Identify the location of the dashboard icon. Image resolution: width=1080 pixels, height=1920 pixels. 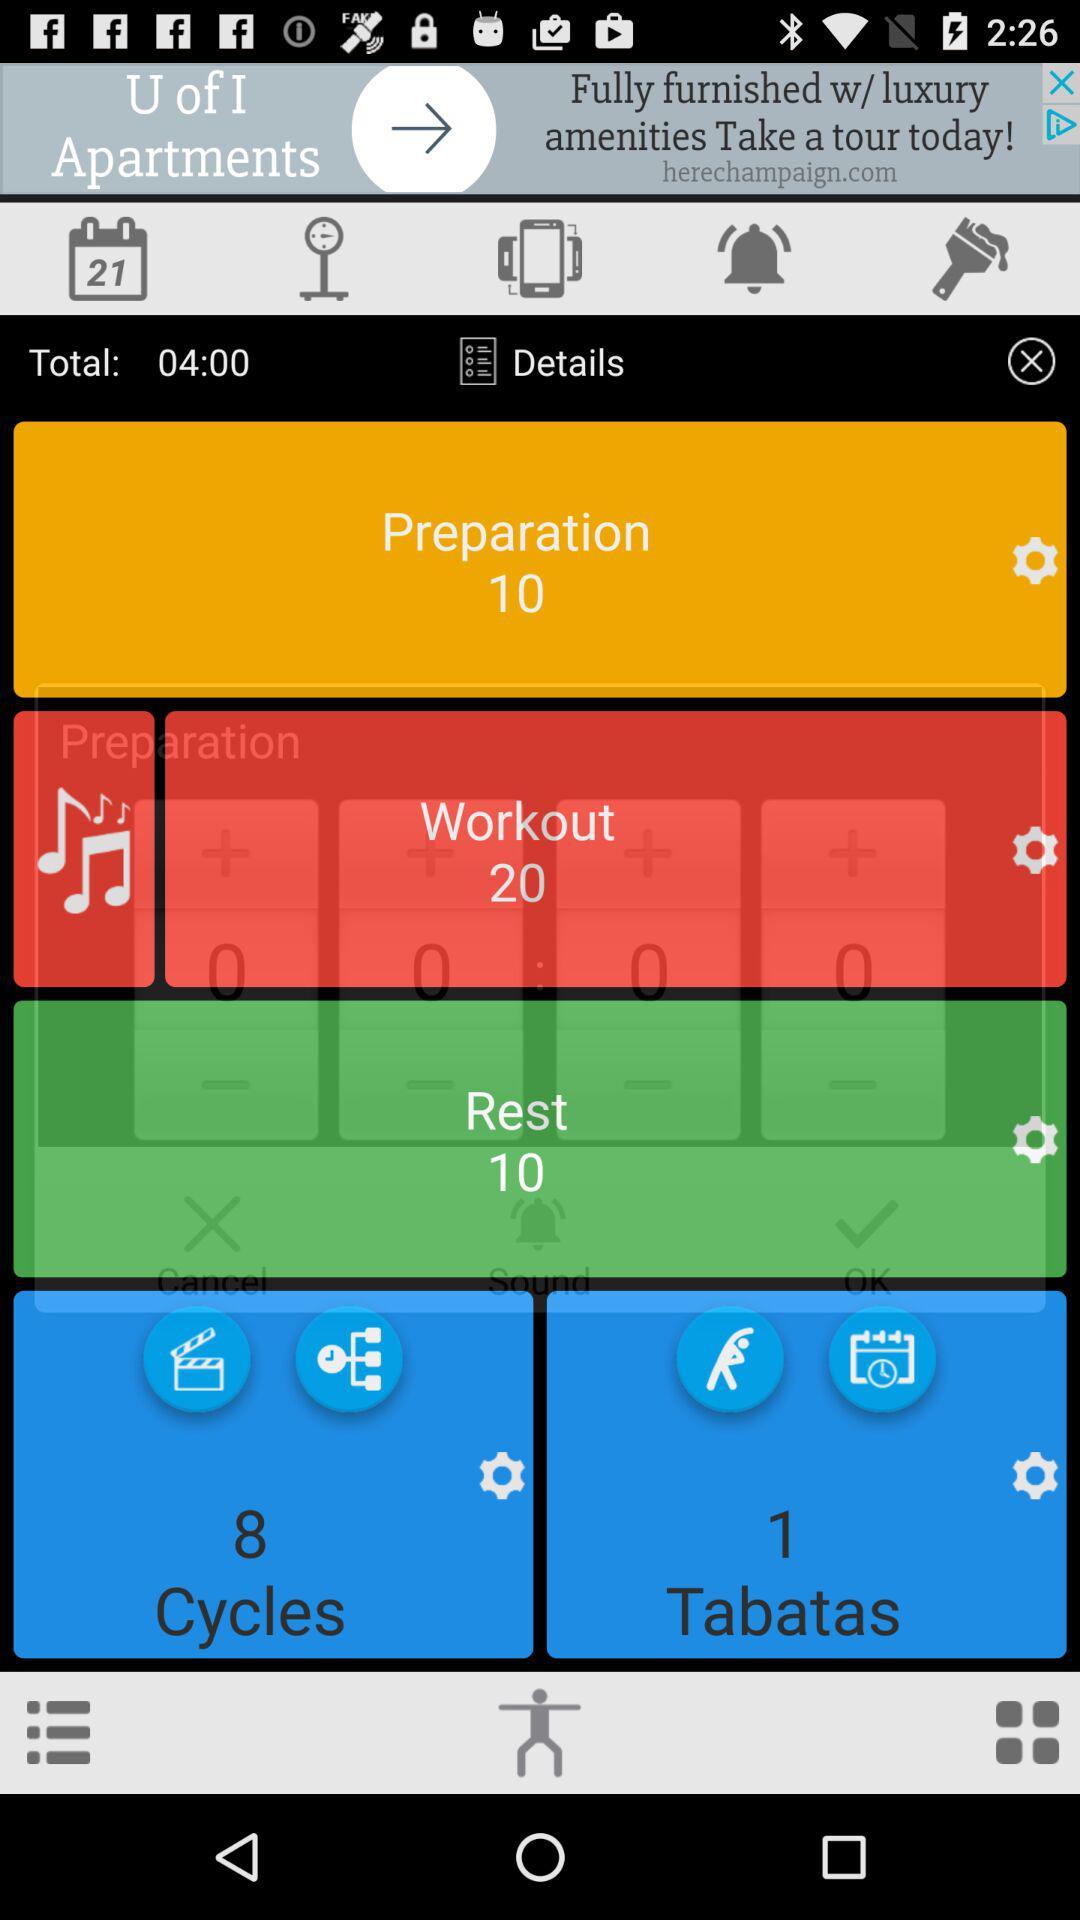
(1027, 1853).